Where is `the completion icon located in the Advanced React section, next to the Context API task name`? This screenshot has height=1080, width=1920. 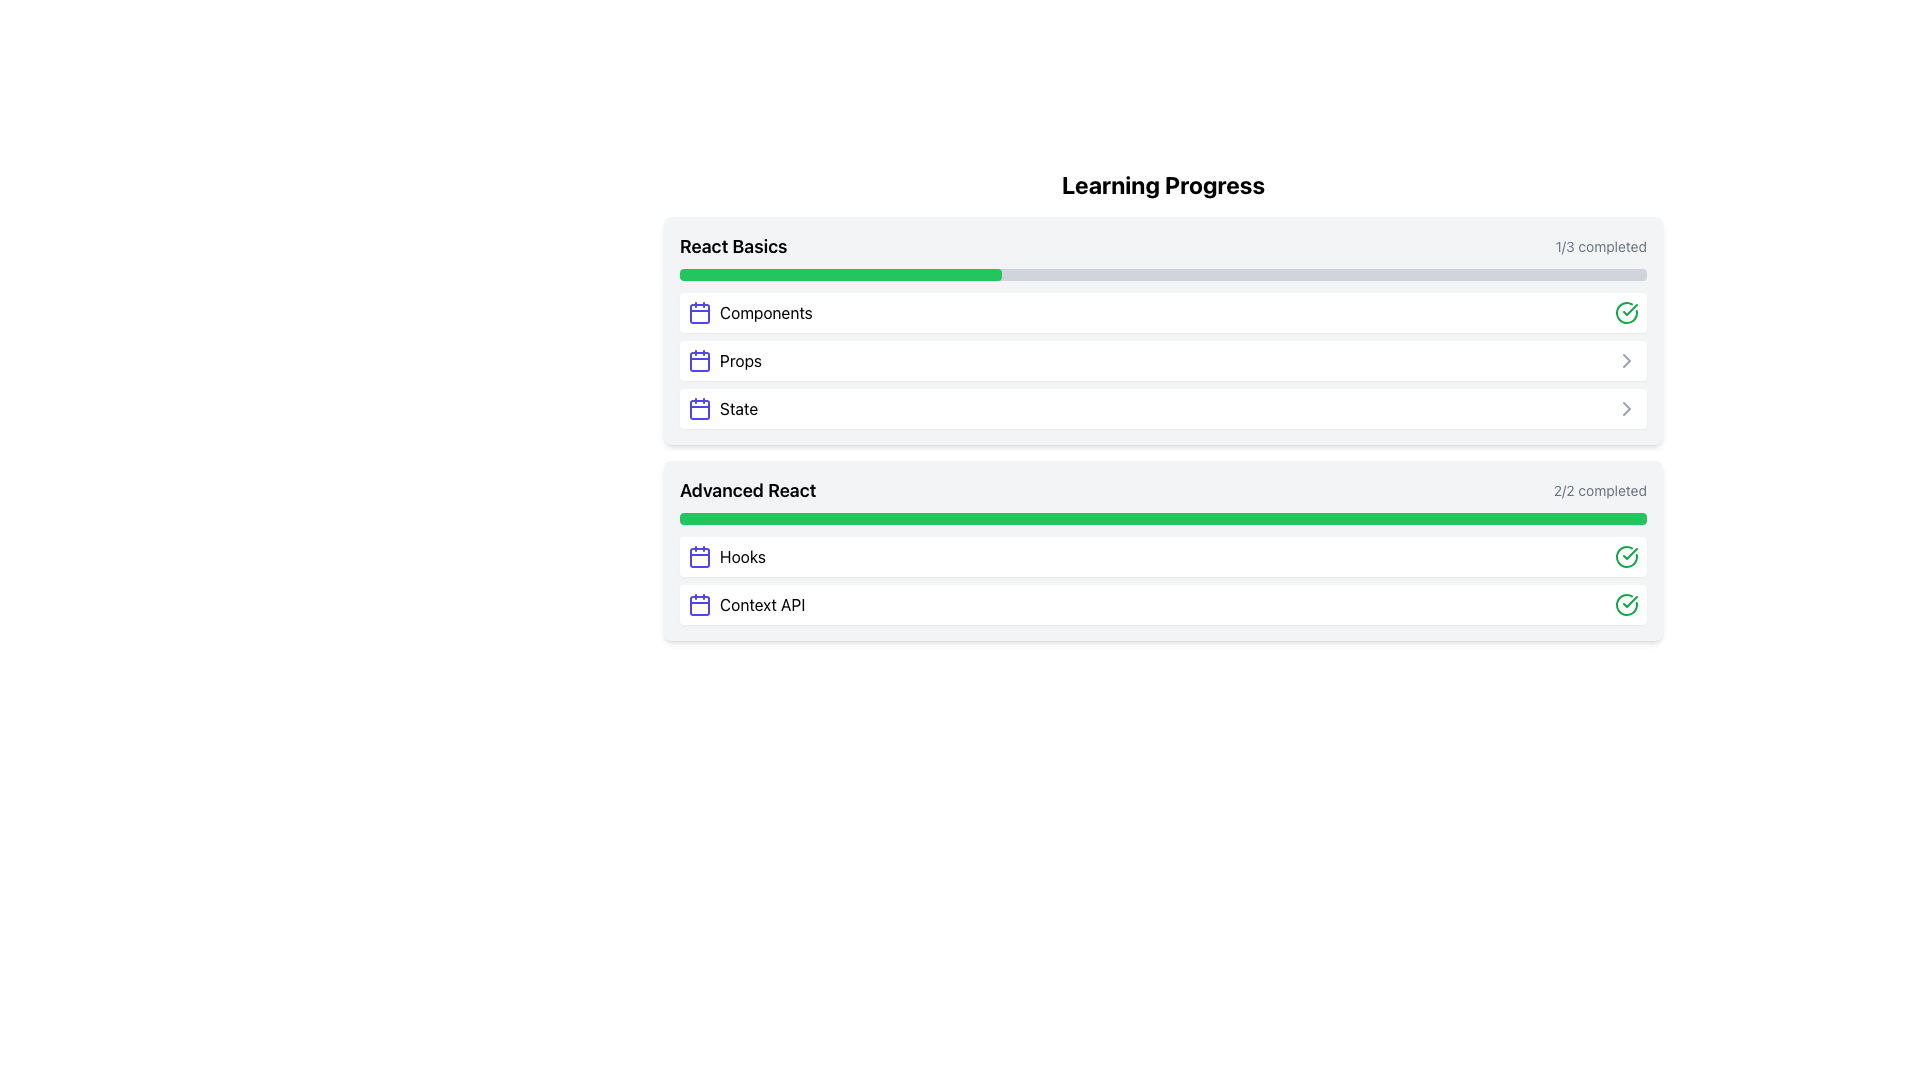 the completion icon located in the Advanced React section, next to the Context API task name is located at coordinates (1630, 554).